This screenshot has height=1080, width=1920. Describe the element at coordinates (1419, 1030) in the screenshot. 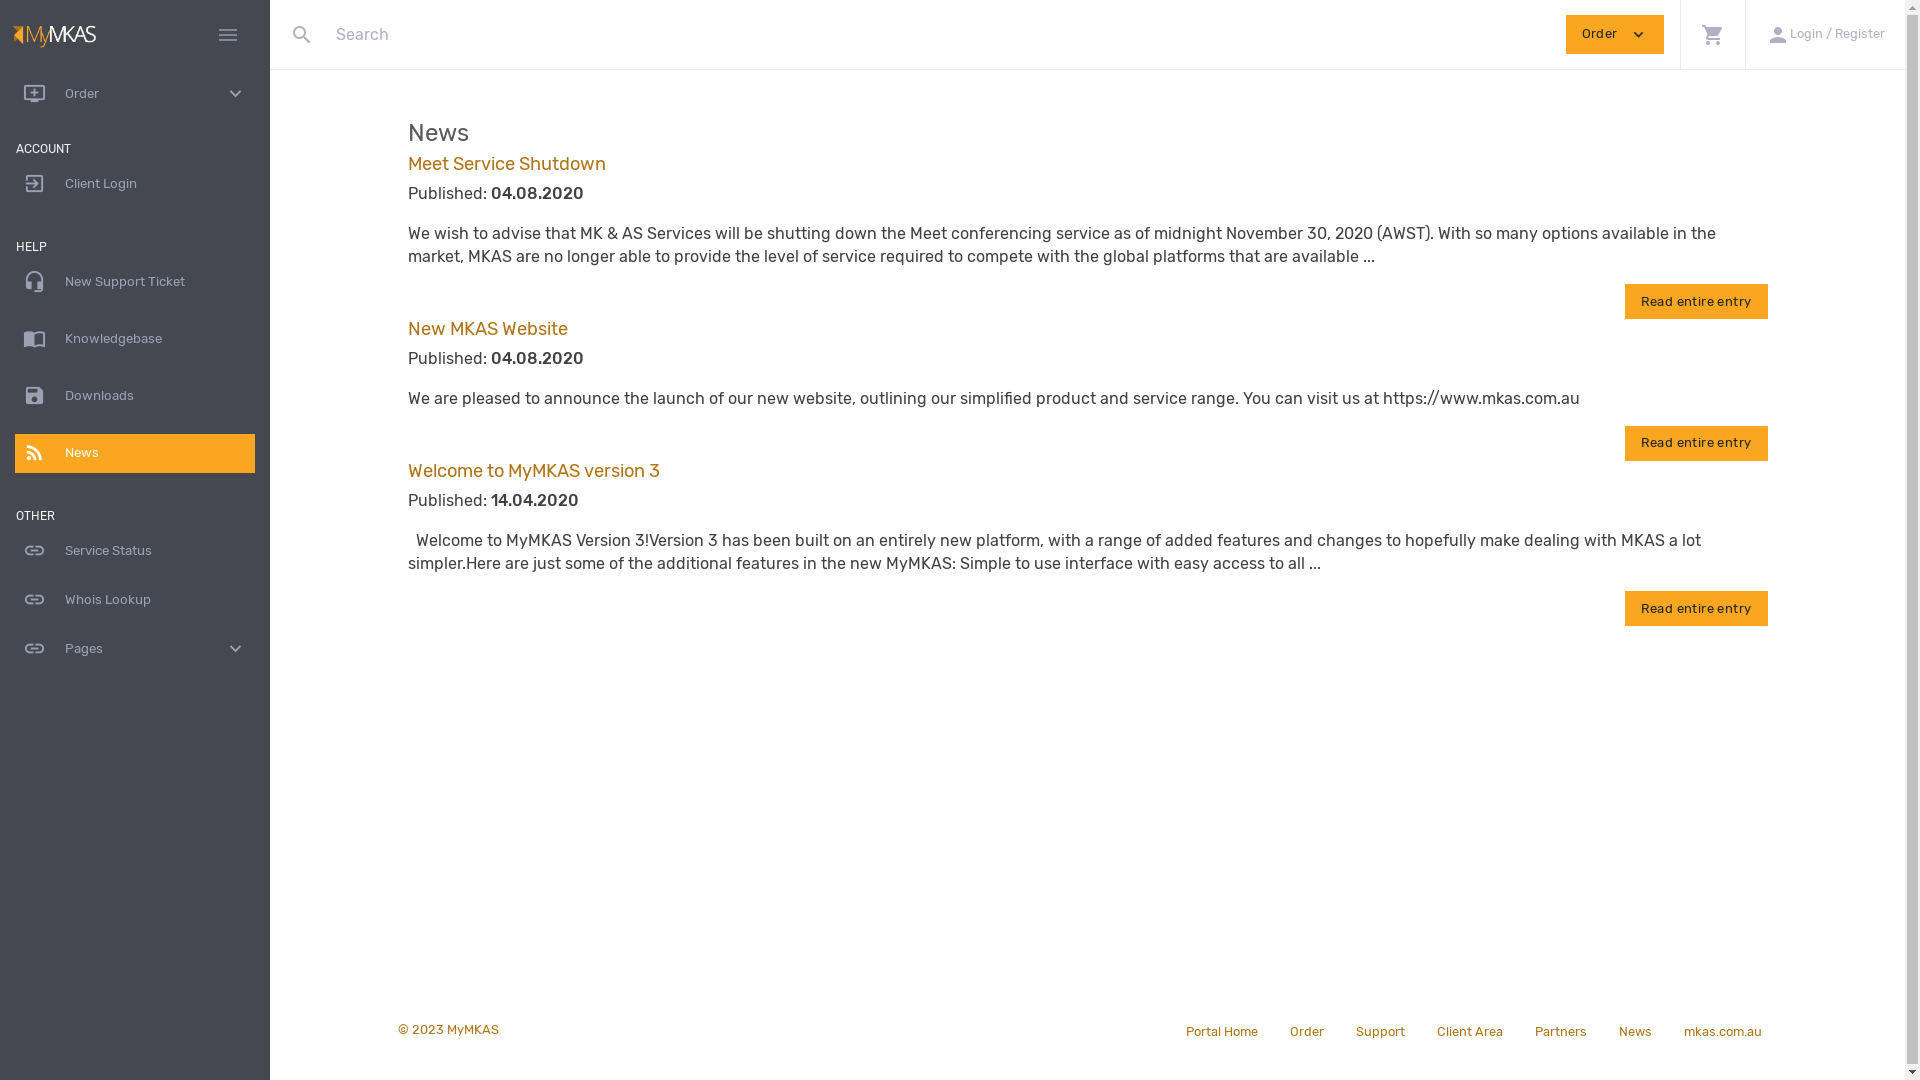

I see `'Client Area'` at that location.